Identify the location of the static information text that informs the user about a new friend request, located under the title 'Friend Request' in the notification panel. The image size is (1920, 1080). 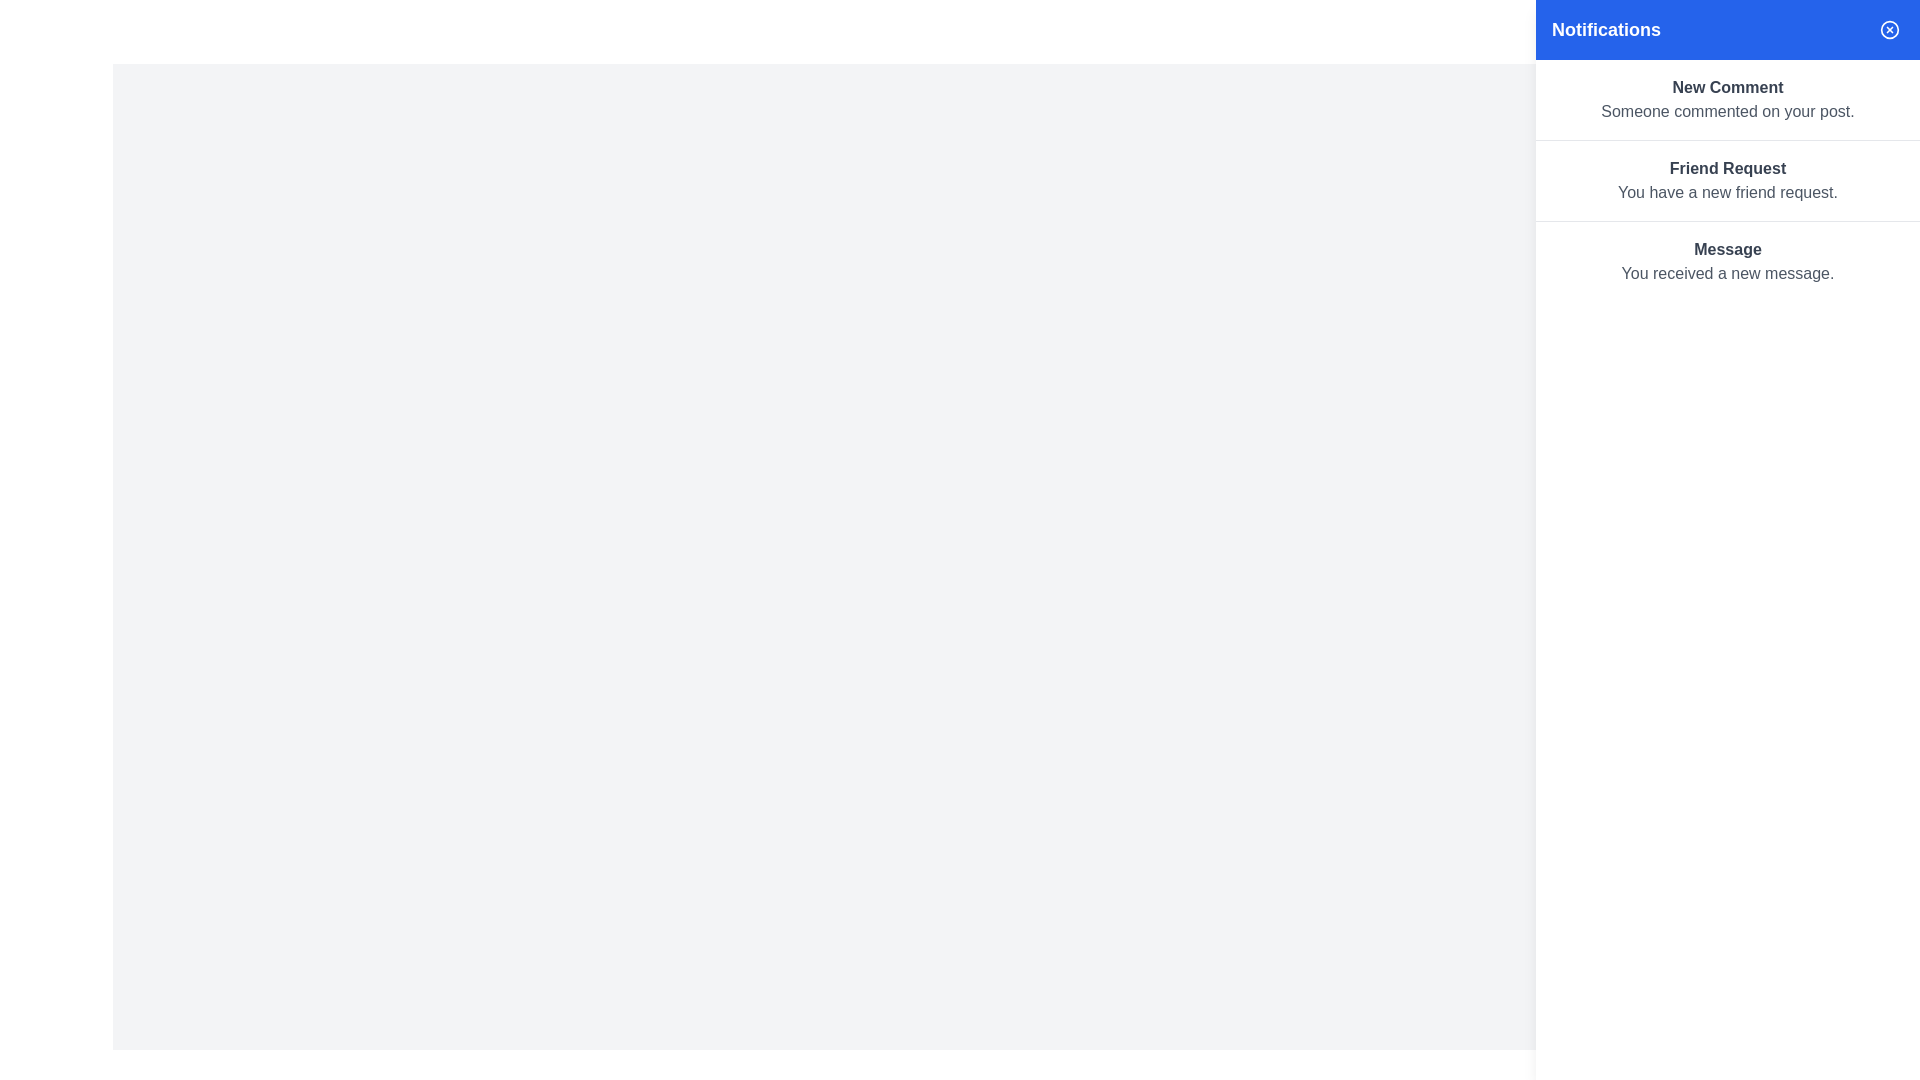
(1727, 192).